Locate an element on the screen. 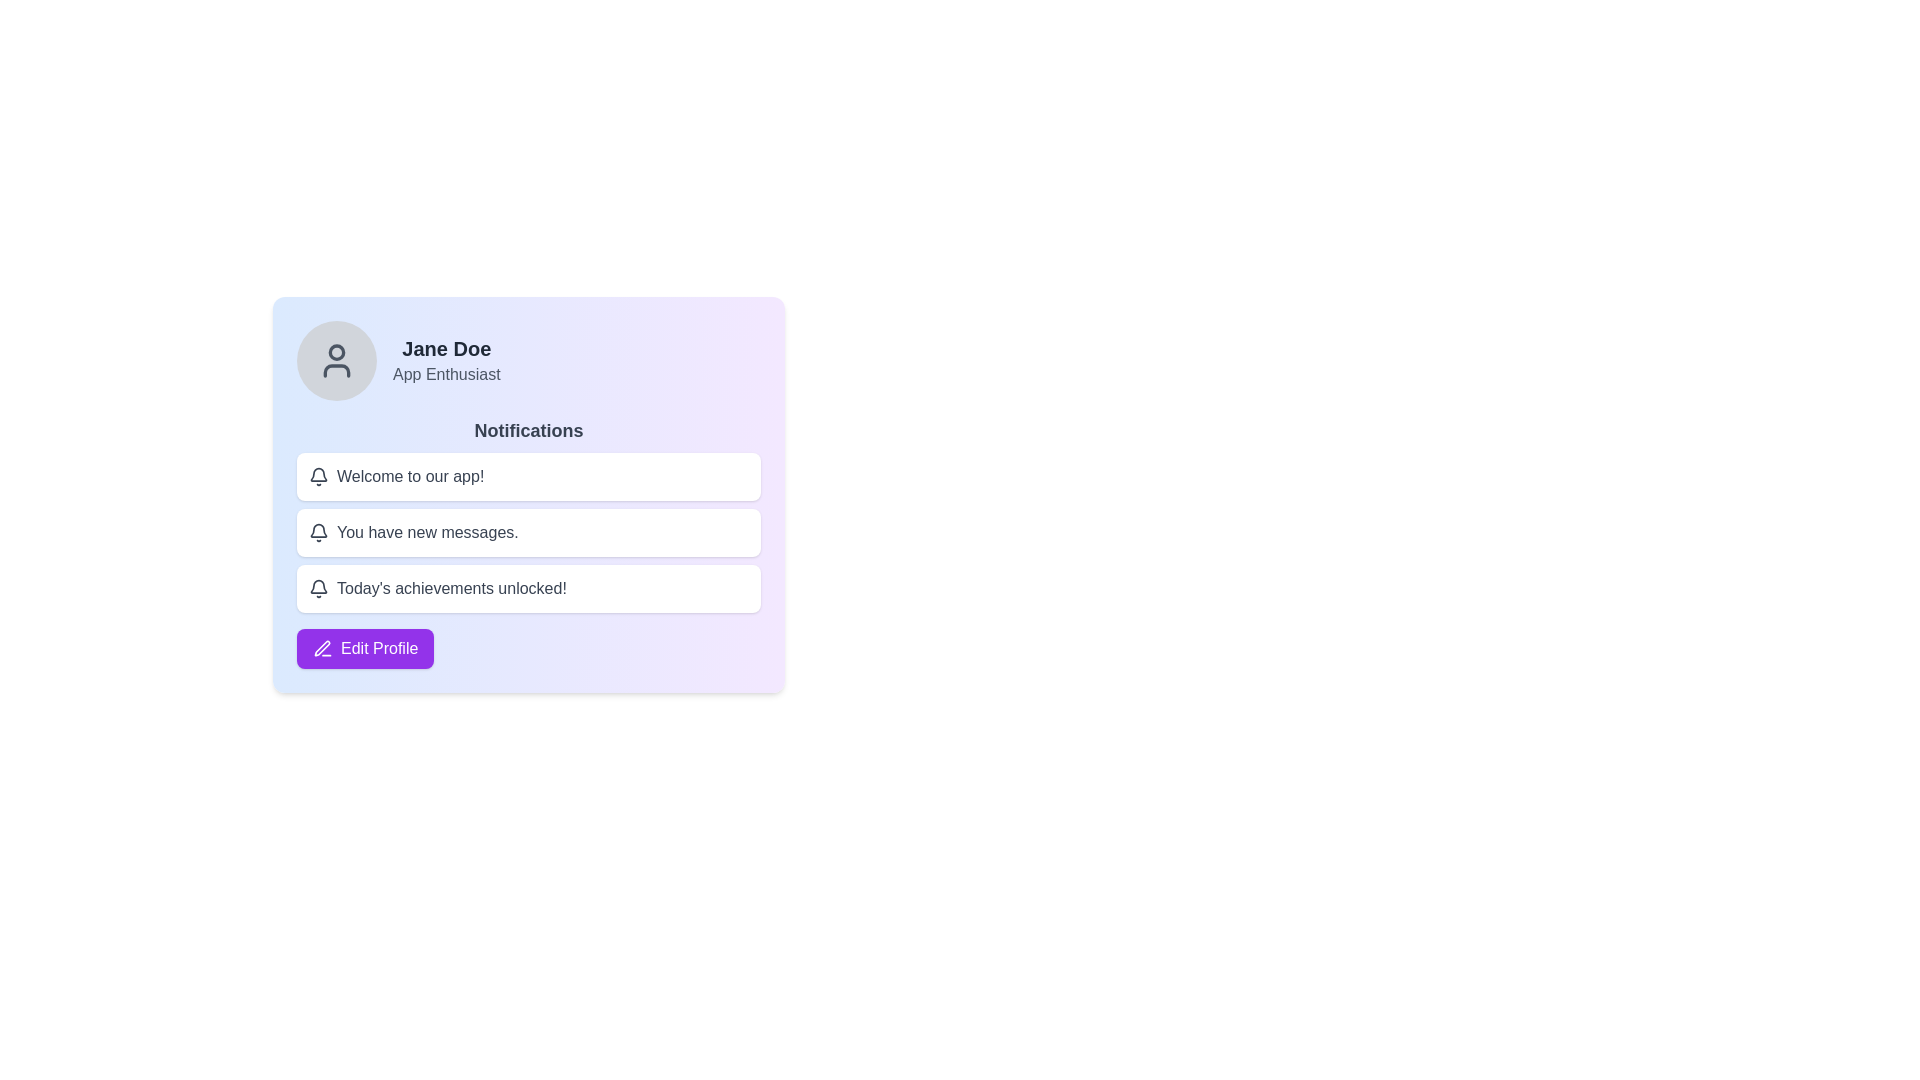 This screenshot has height=1080, width=1920. the user profile icon, which is a gray silhouette located in a circular button at the top-left corner of the card, adjacent to the user's name Jane Doe is located at coordinates (336, 361).